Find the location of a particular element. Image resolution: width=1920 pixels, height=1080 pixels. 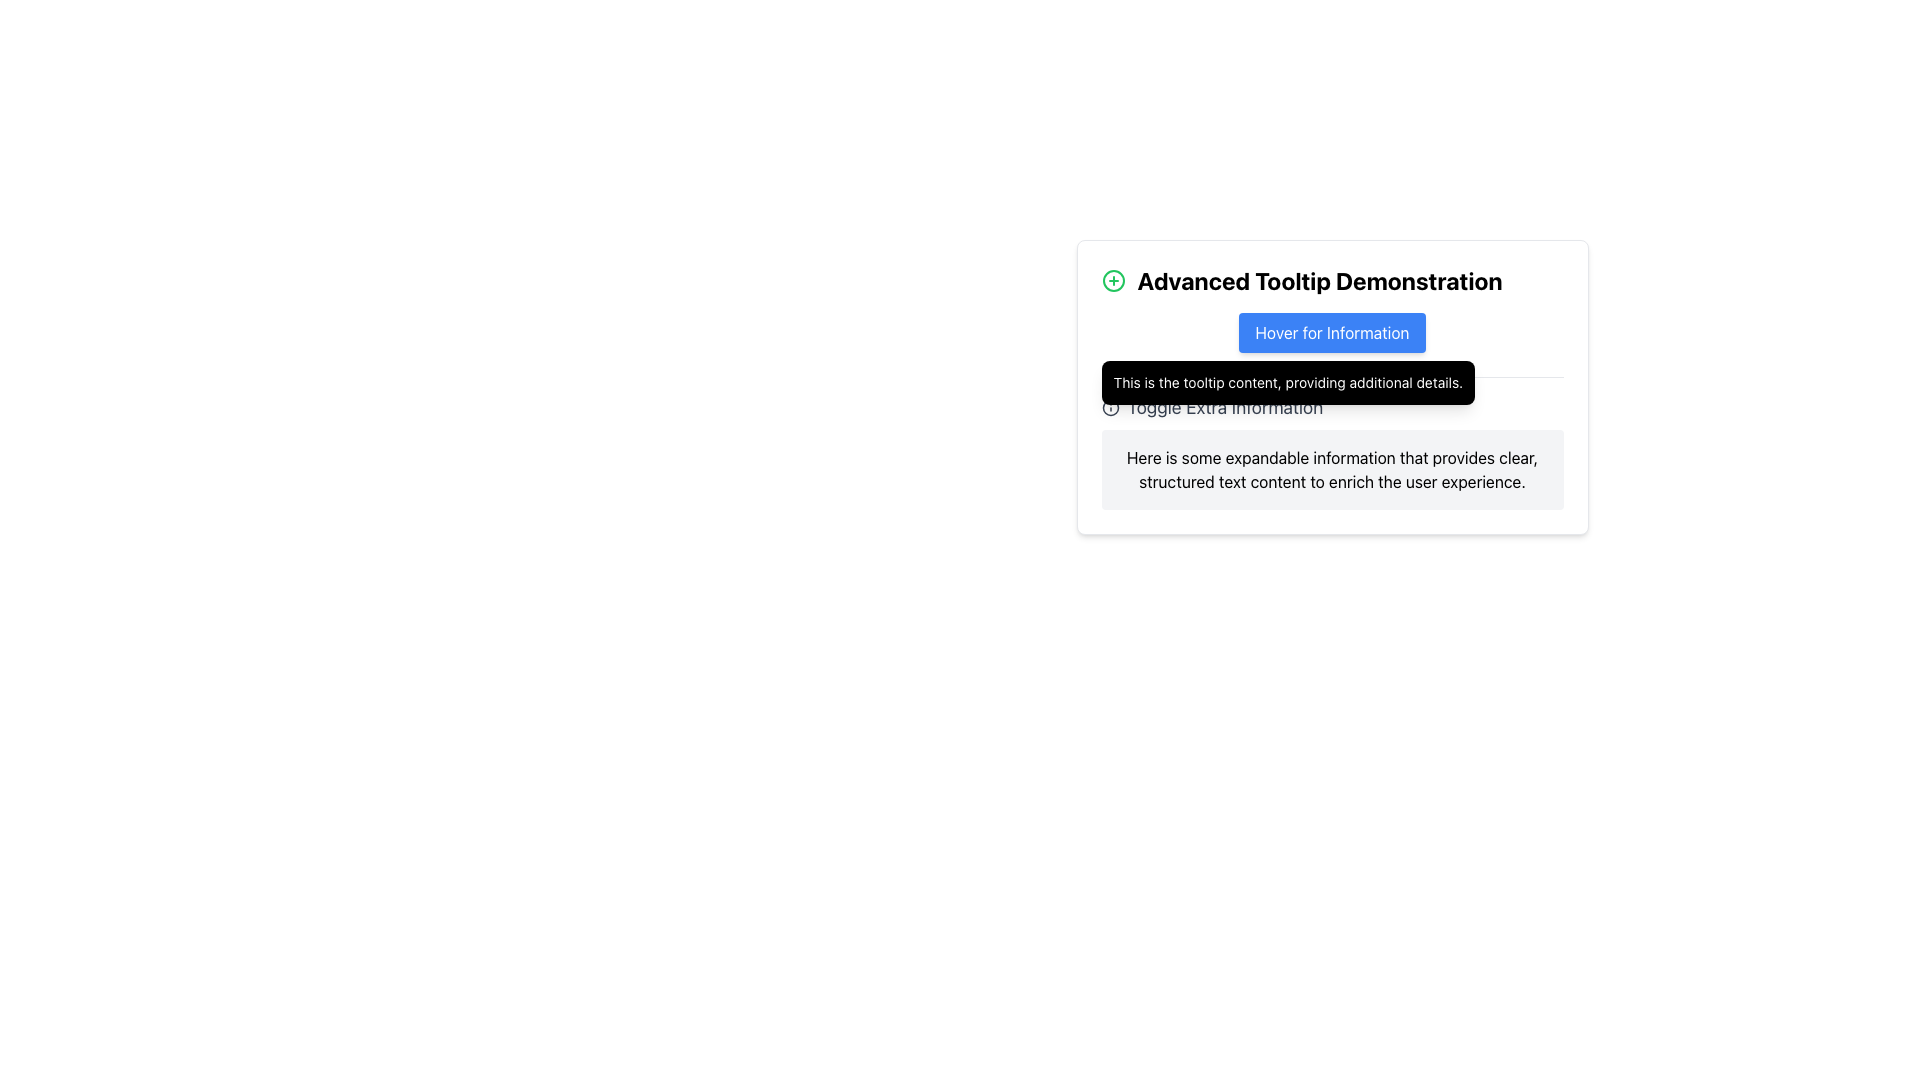

the black rectangular tooltip with rounded corners and white text, located below the blue button labeled 'Hover for Information' is located at coordinates (1332, 387).